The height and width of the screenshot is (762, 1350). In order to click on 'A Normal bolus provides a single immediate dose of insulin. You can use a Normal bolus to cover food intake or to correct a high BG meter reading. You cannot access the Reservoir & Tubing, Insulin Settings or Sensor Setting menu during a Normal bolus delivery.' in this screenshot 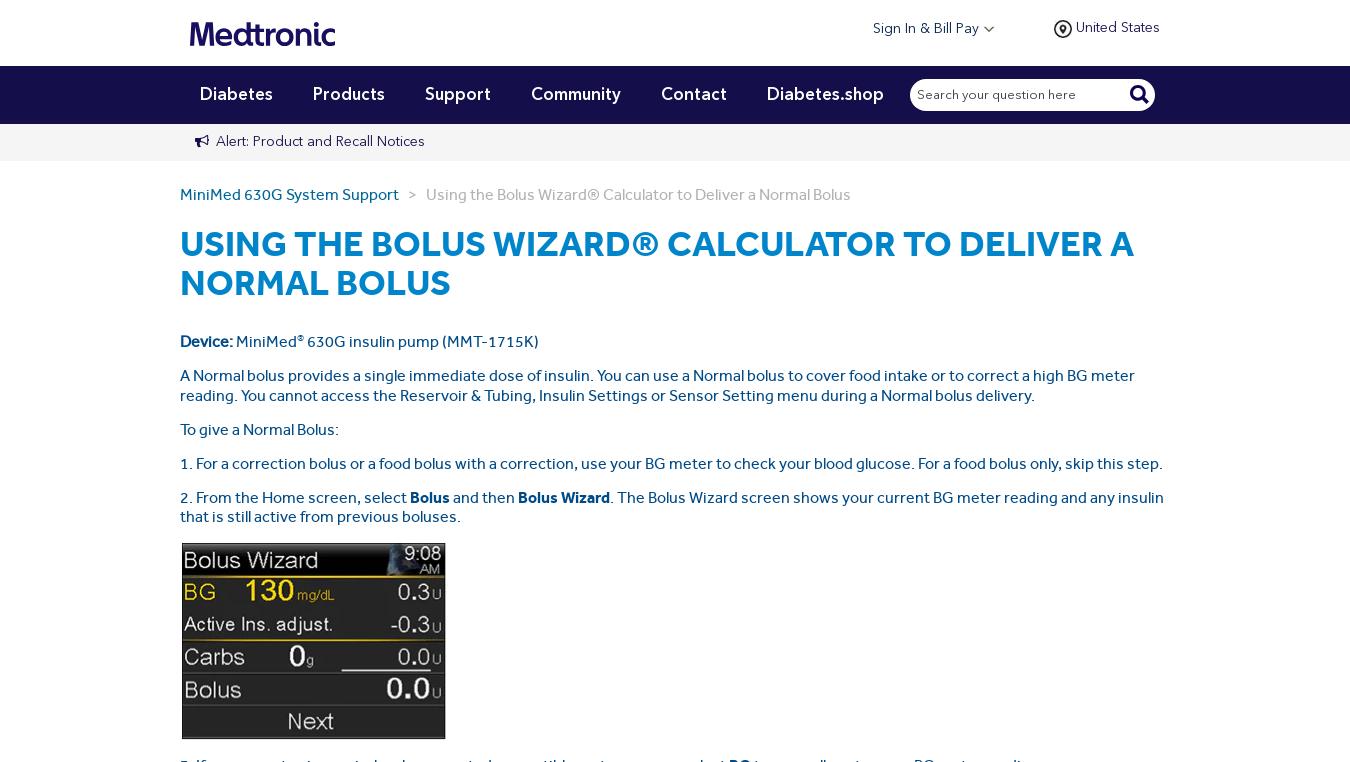, I will do `click(657, 383)`.